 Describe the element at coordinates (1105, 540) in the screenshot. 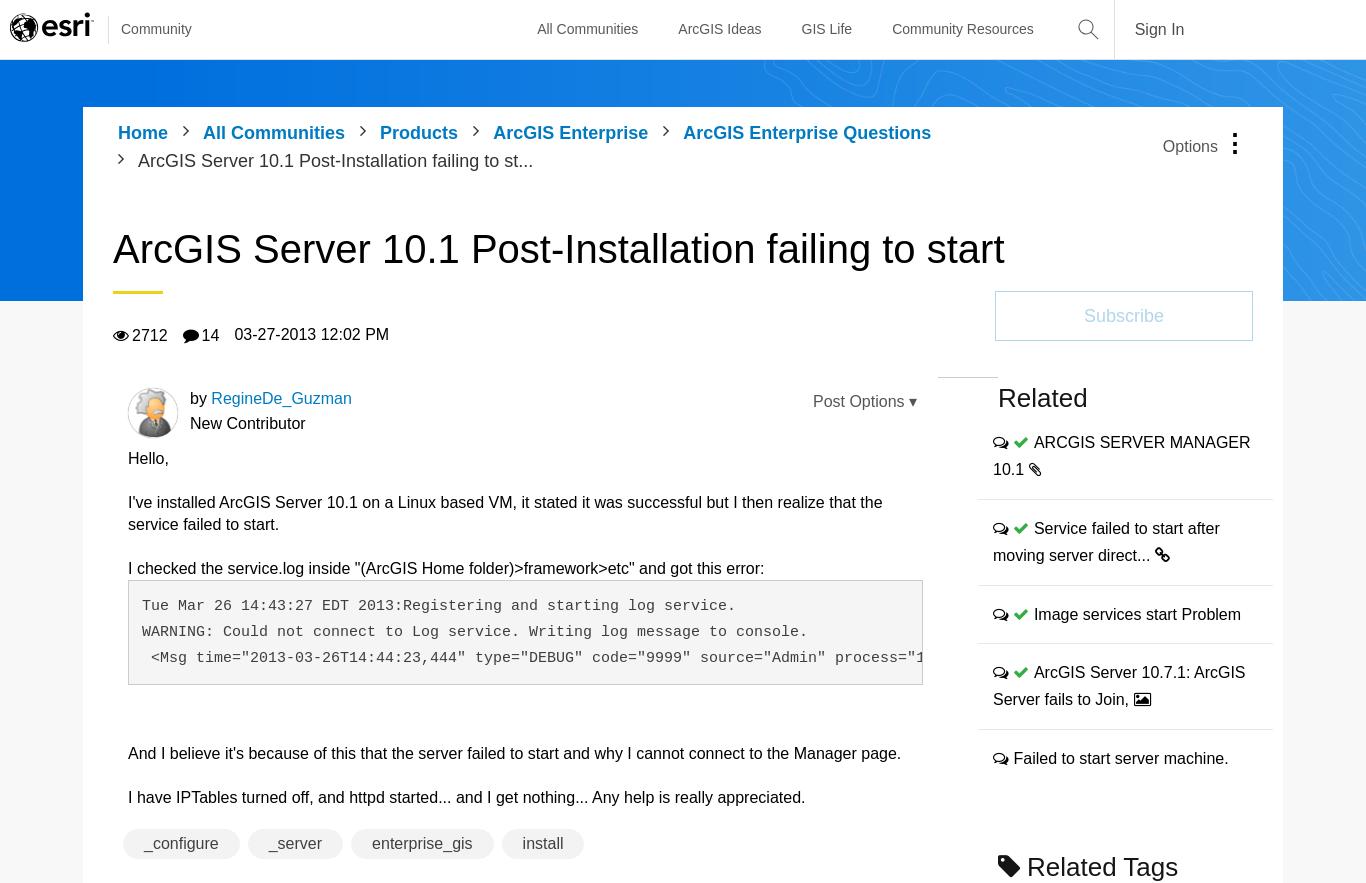

I see `'Service failed to start after moving server direct...'` at that location.